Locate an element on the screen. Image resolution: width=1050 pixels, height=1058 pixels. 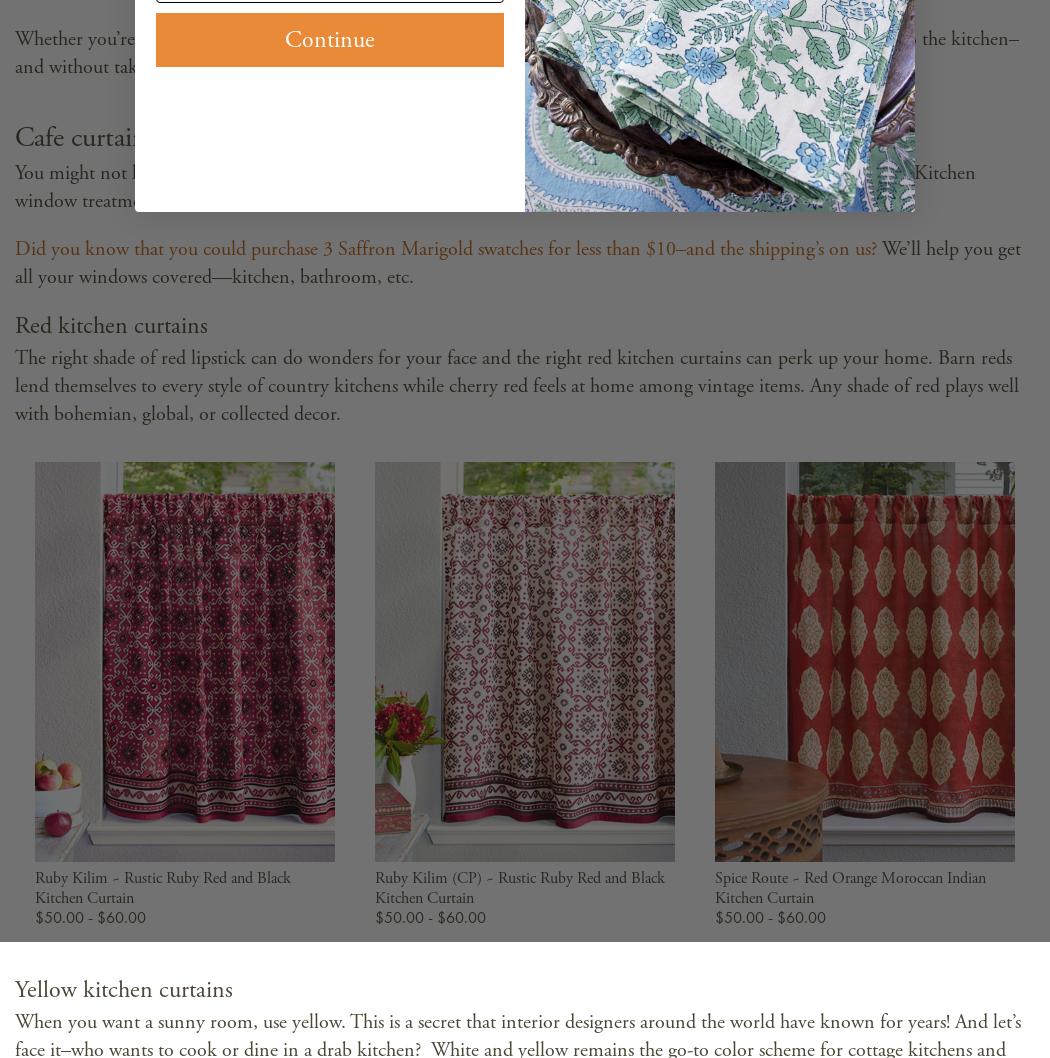
'by design' is located at coordinates (461, 39).